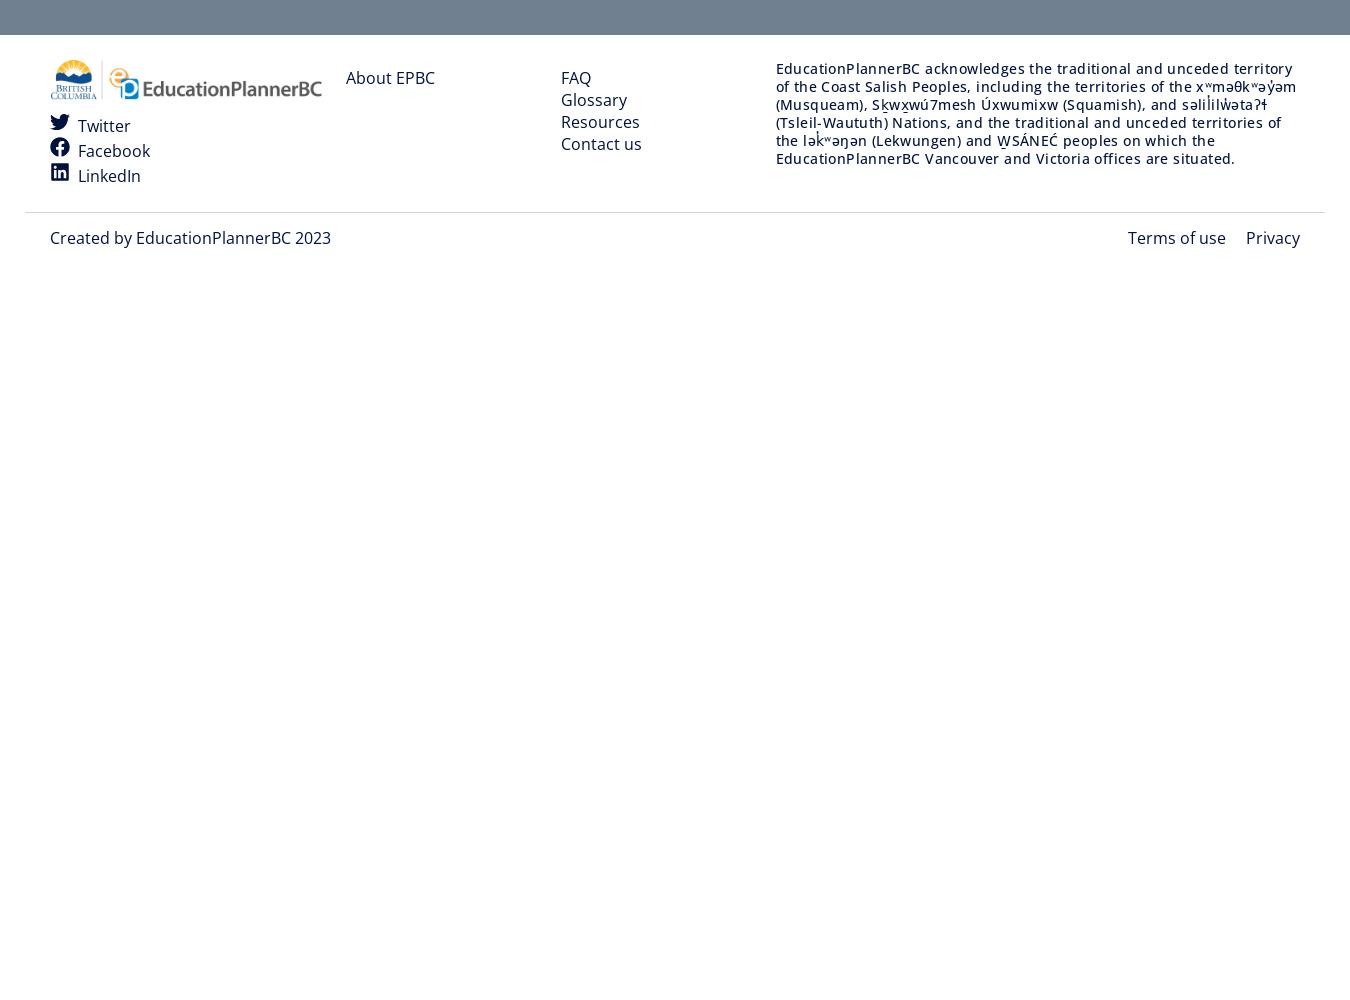 Image resolution: width=1350 pixels, height=1000 pixels. I want to click on 'About EPBC', so click(390, 76).